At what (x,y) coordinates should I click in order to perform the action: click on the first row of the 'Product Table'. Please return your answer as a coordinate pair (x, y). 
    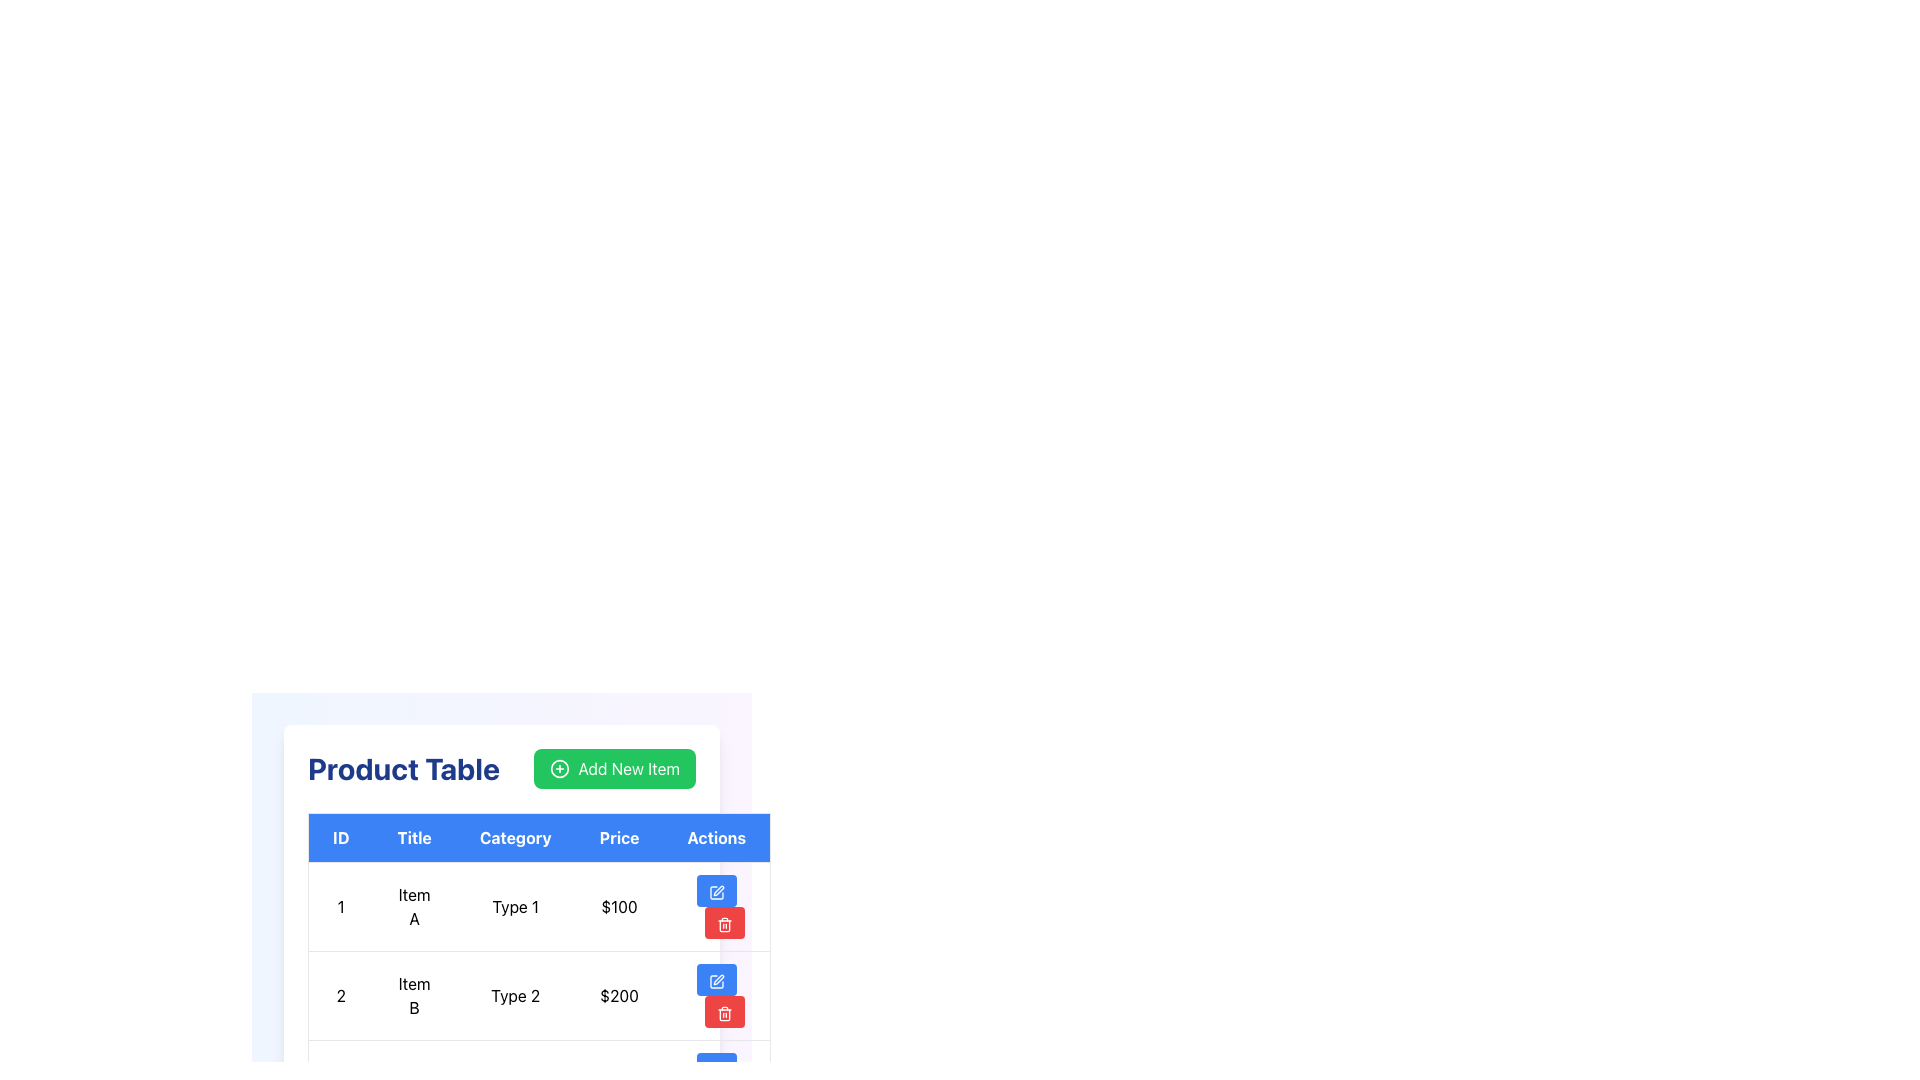
    Looking at the image, I should click on (539, 906).